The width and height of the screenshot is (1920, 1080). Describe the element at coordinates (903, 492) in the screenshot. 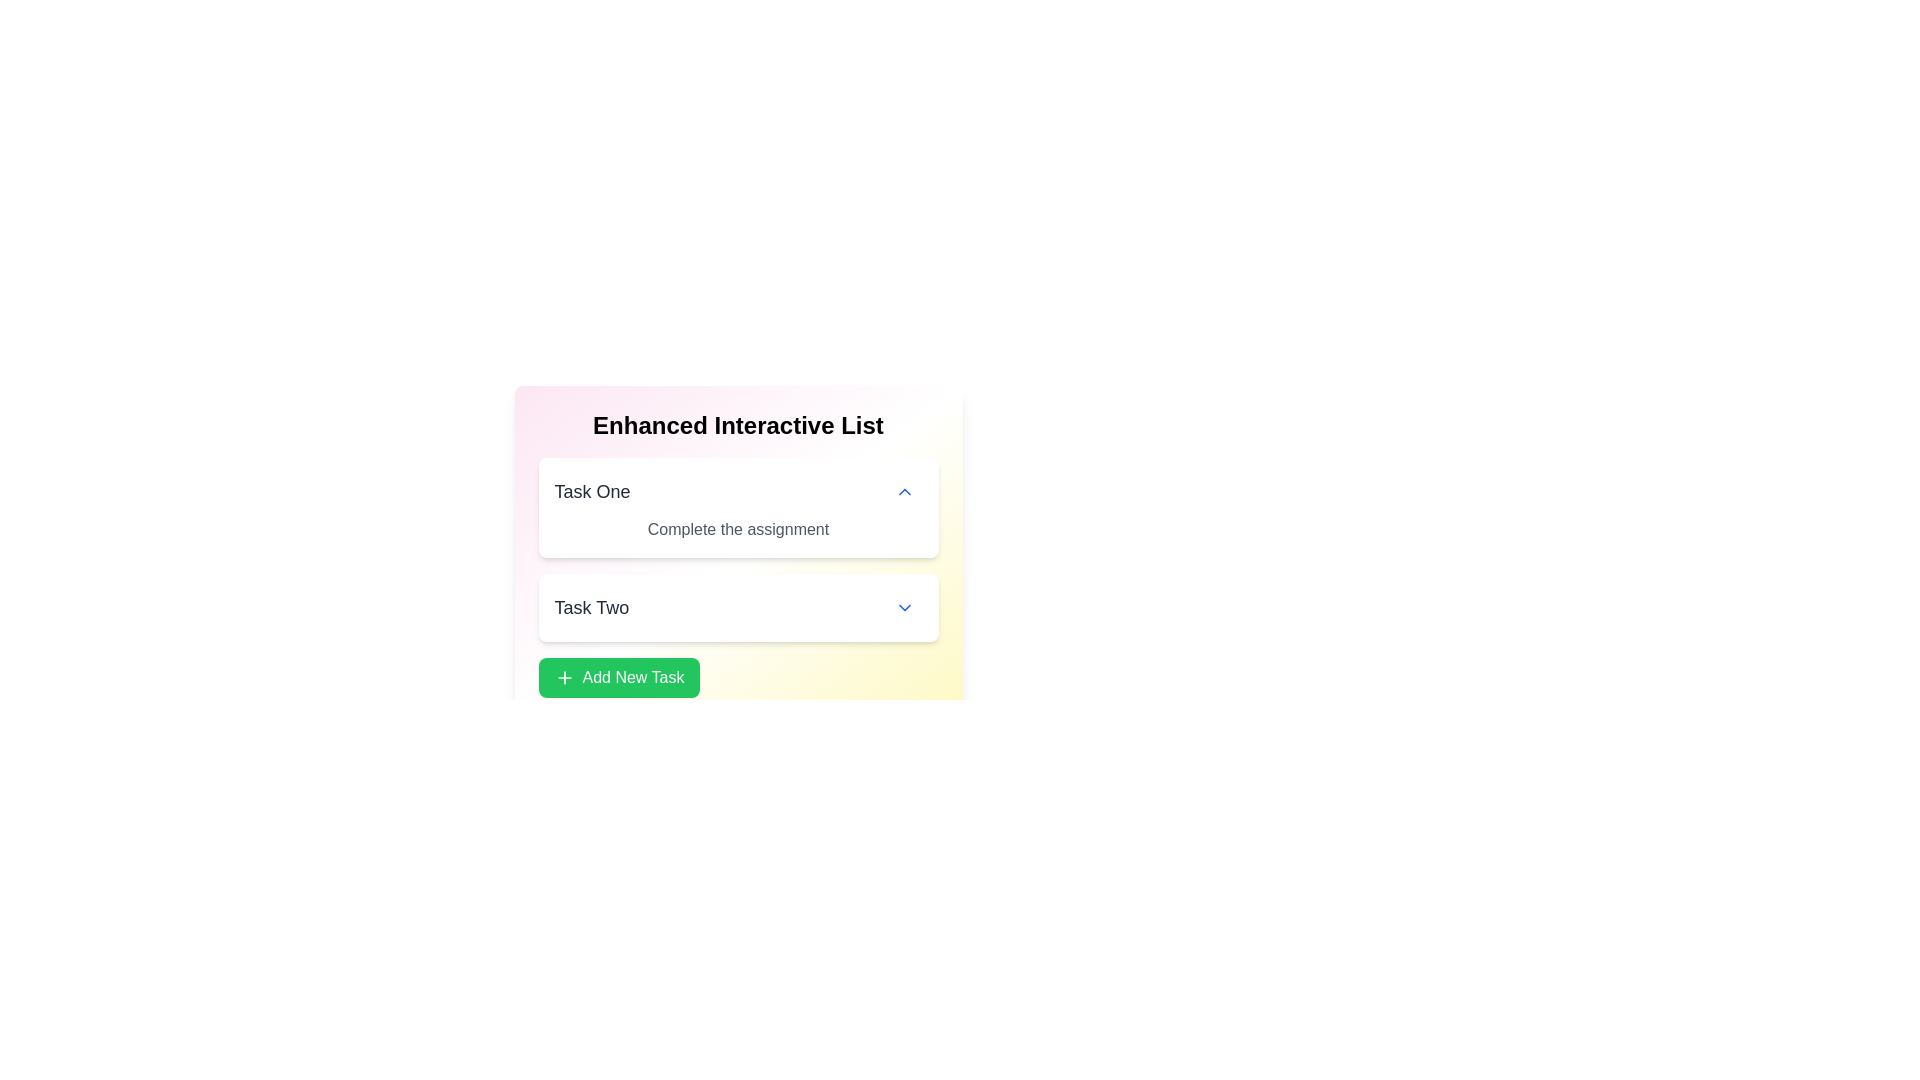

I see `the expand/collapse button of the task to reveal its details` at that location.